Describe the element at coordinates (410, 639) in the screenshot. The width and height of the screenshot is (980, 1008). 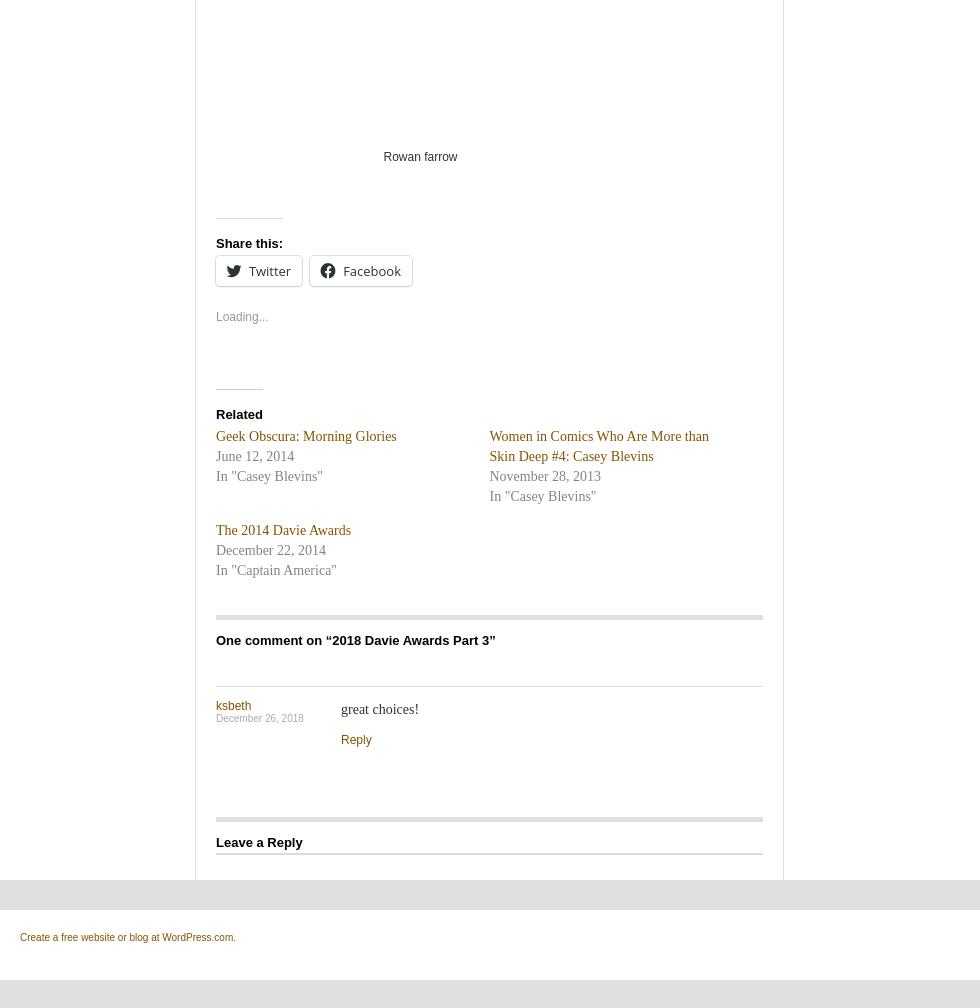
I see `'2018 Davie Awards Part 3'` at that location.